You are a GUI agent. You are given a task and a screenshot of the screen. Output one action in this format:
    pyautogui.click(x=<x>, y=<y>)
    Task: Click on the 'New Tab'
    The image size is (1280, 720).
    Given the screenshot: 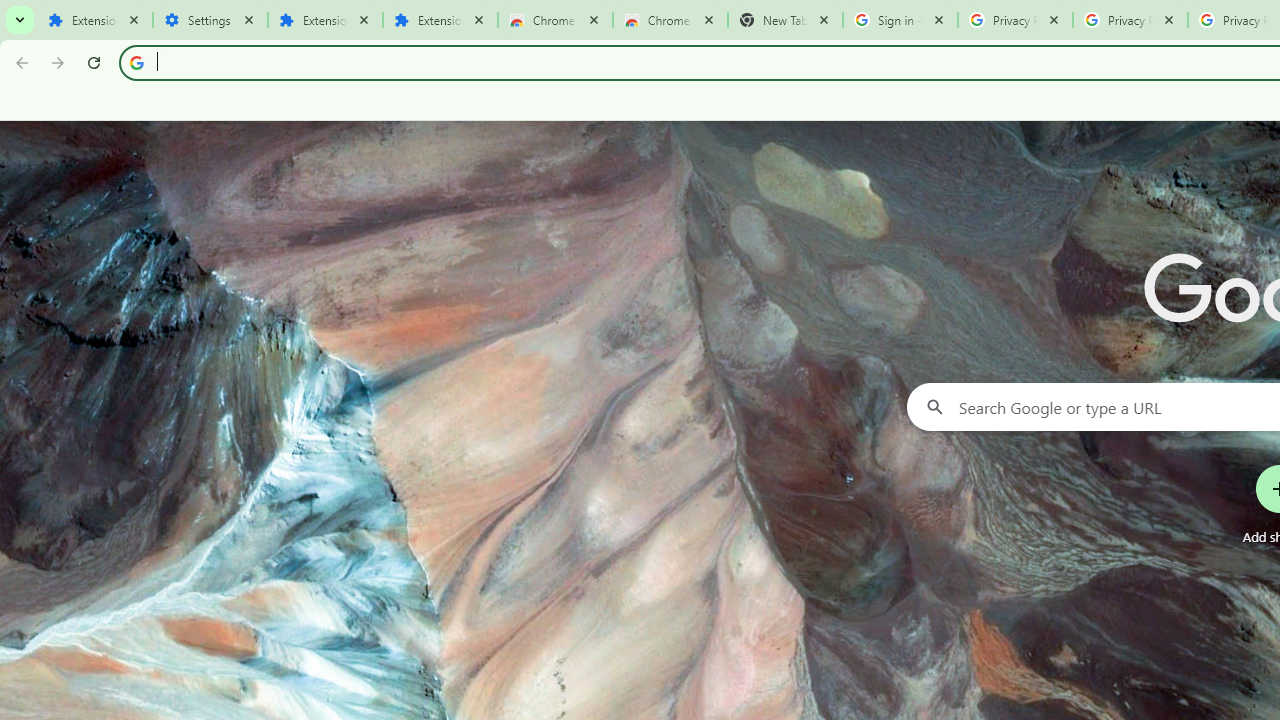 What is the action you would take?
    pyautogui.click(x=784, y=20)
    